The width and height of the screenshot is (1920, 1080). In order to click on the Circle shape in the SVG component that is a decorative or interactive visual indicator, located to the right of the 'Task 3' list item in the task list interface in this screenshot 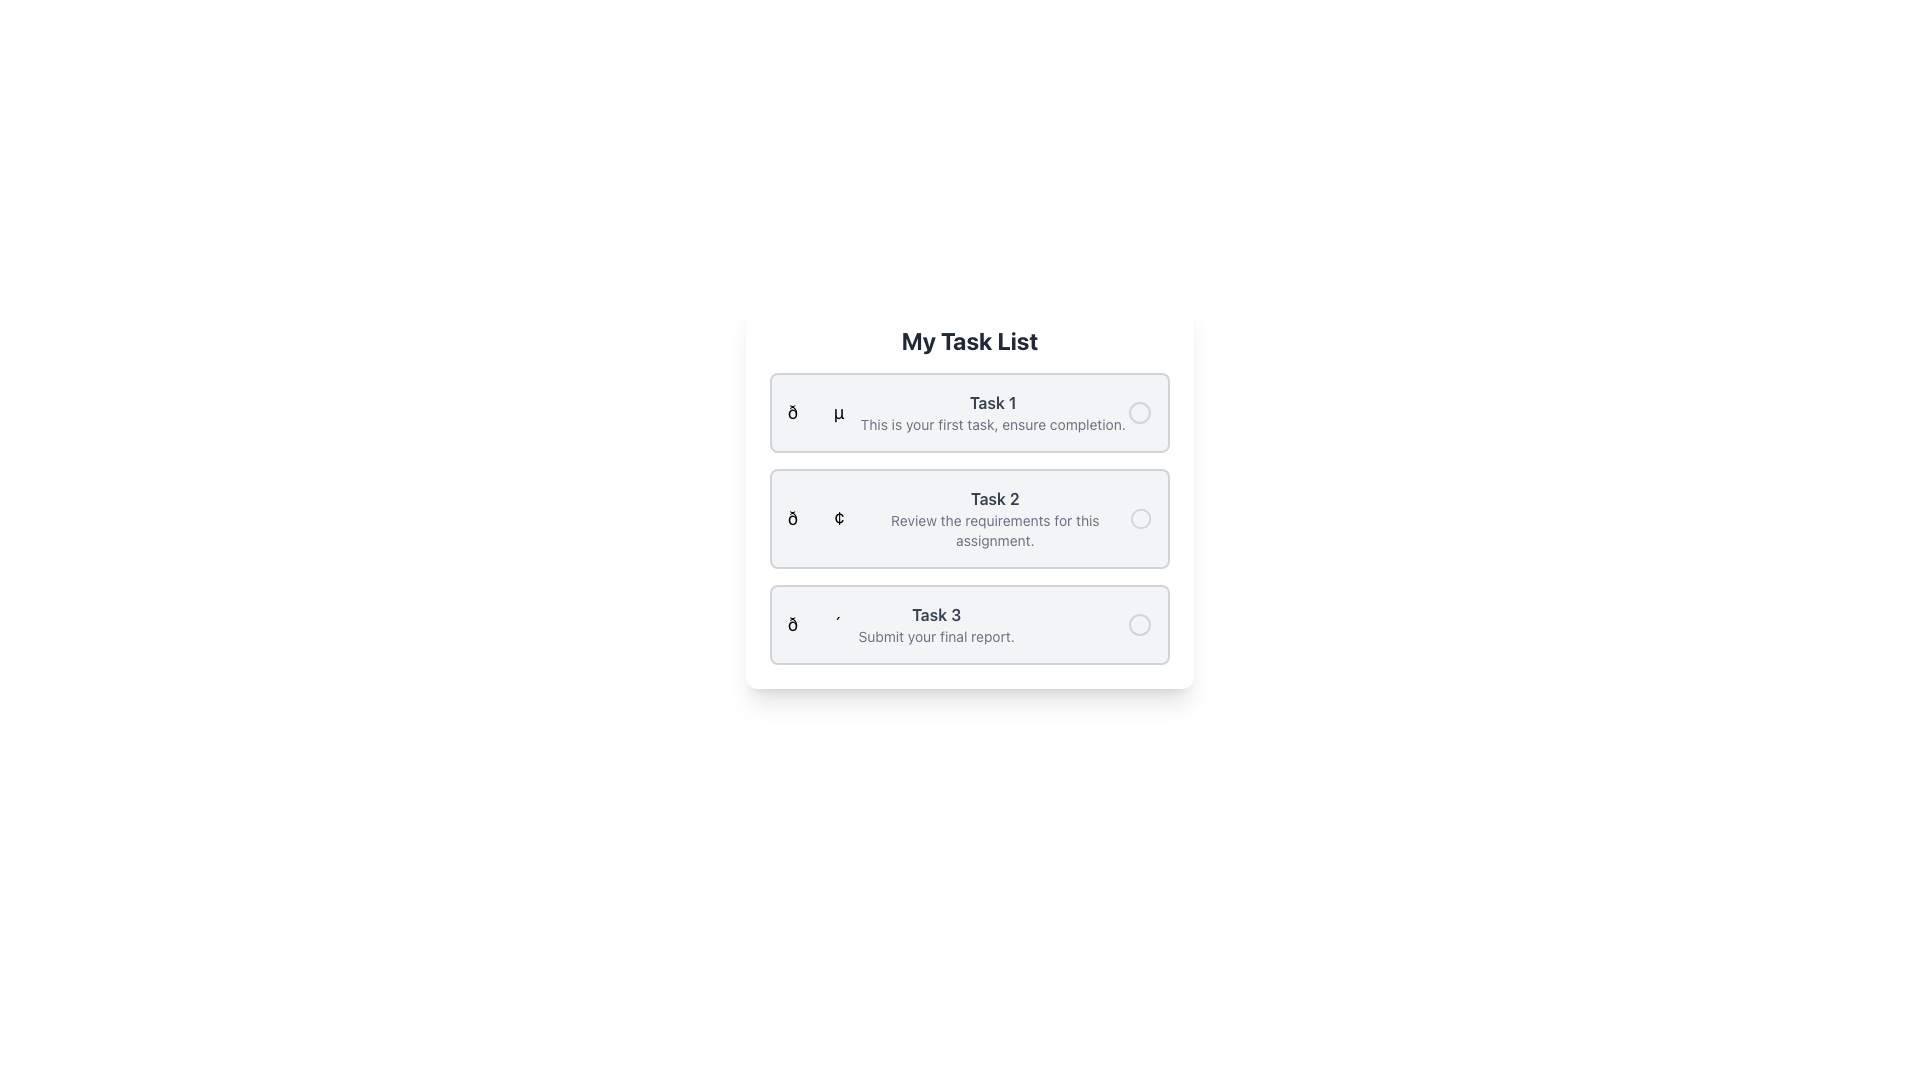, I will do `click(1140, 623)`.